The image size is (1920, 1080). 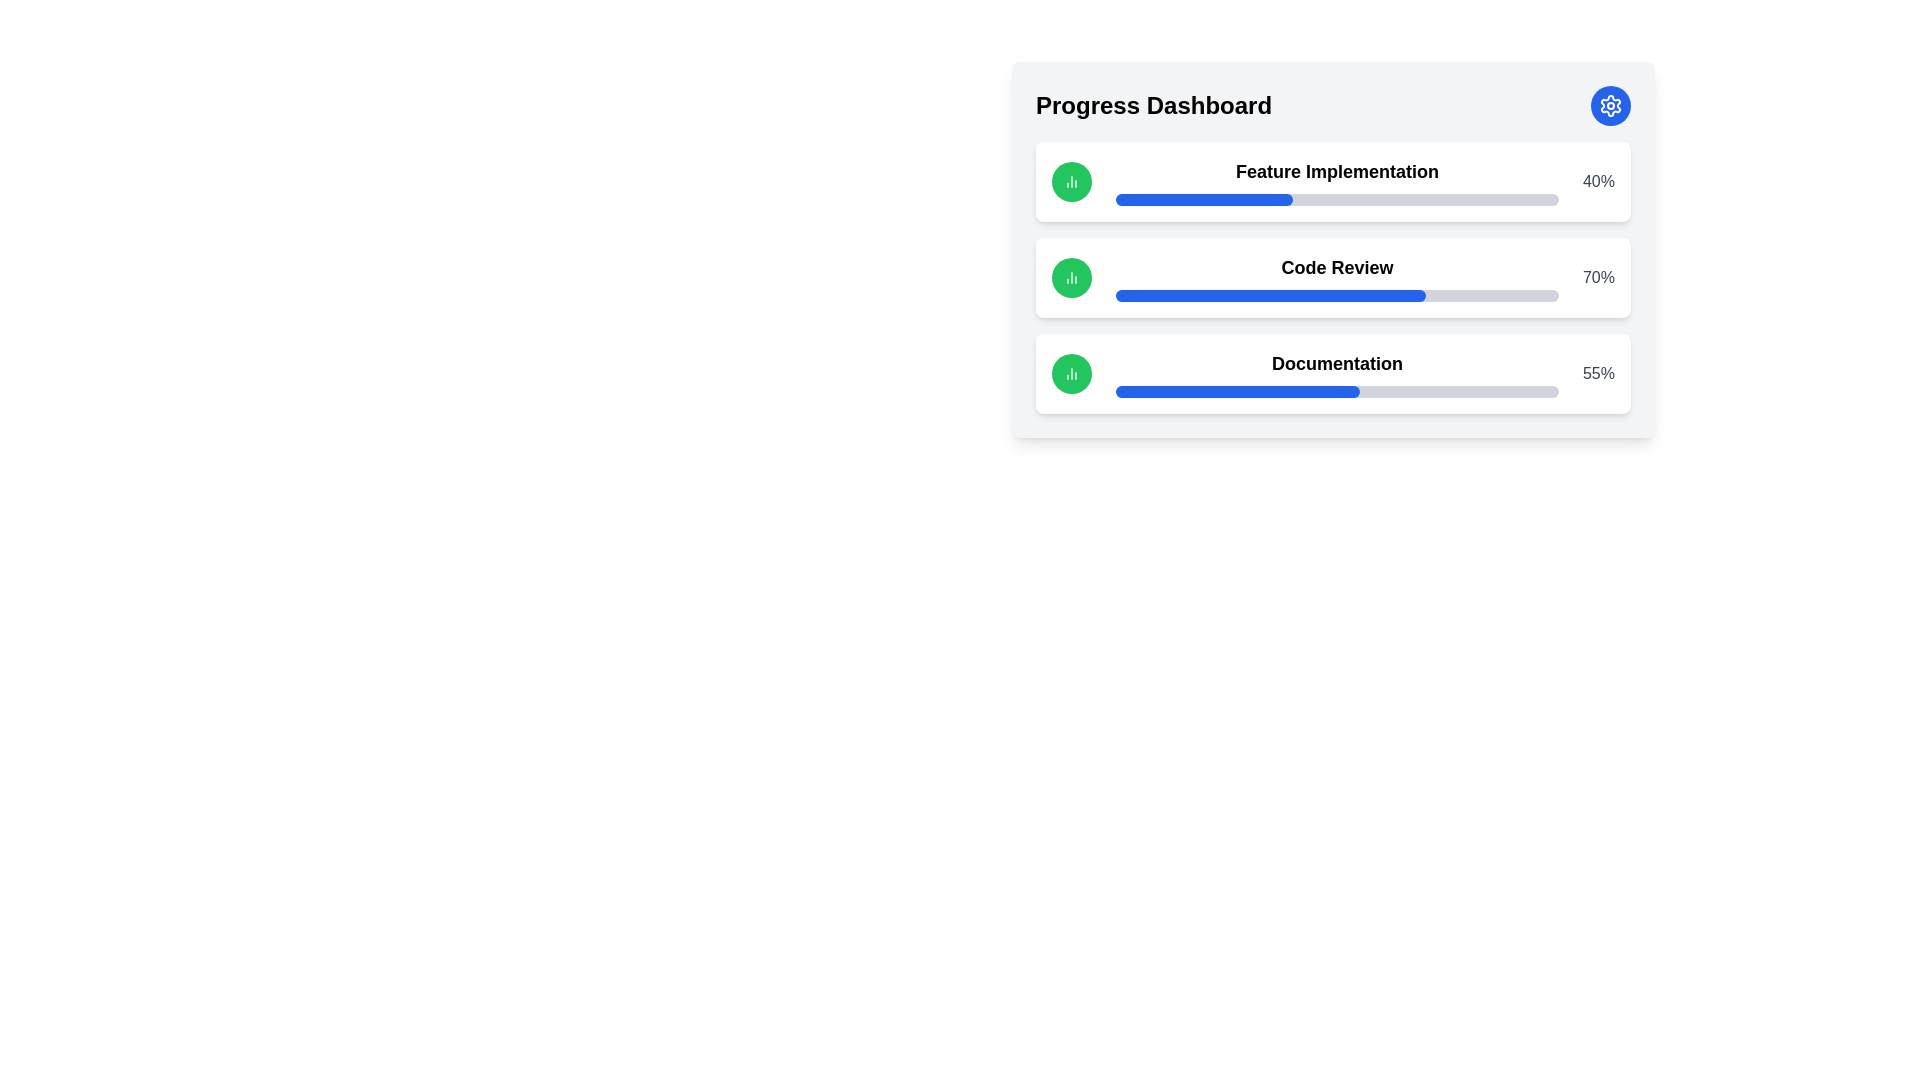 What do you see at coordinates (1070, 181) in the screenshot?
I see `the topmost icon in the 'Feature Implementation' segment of the progress dashboard, which is represented as a symbolic icon inside a green circular background` at bounding box center [1070, 181].